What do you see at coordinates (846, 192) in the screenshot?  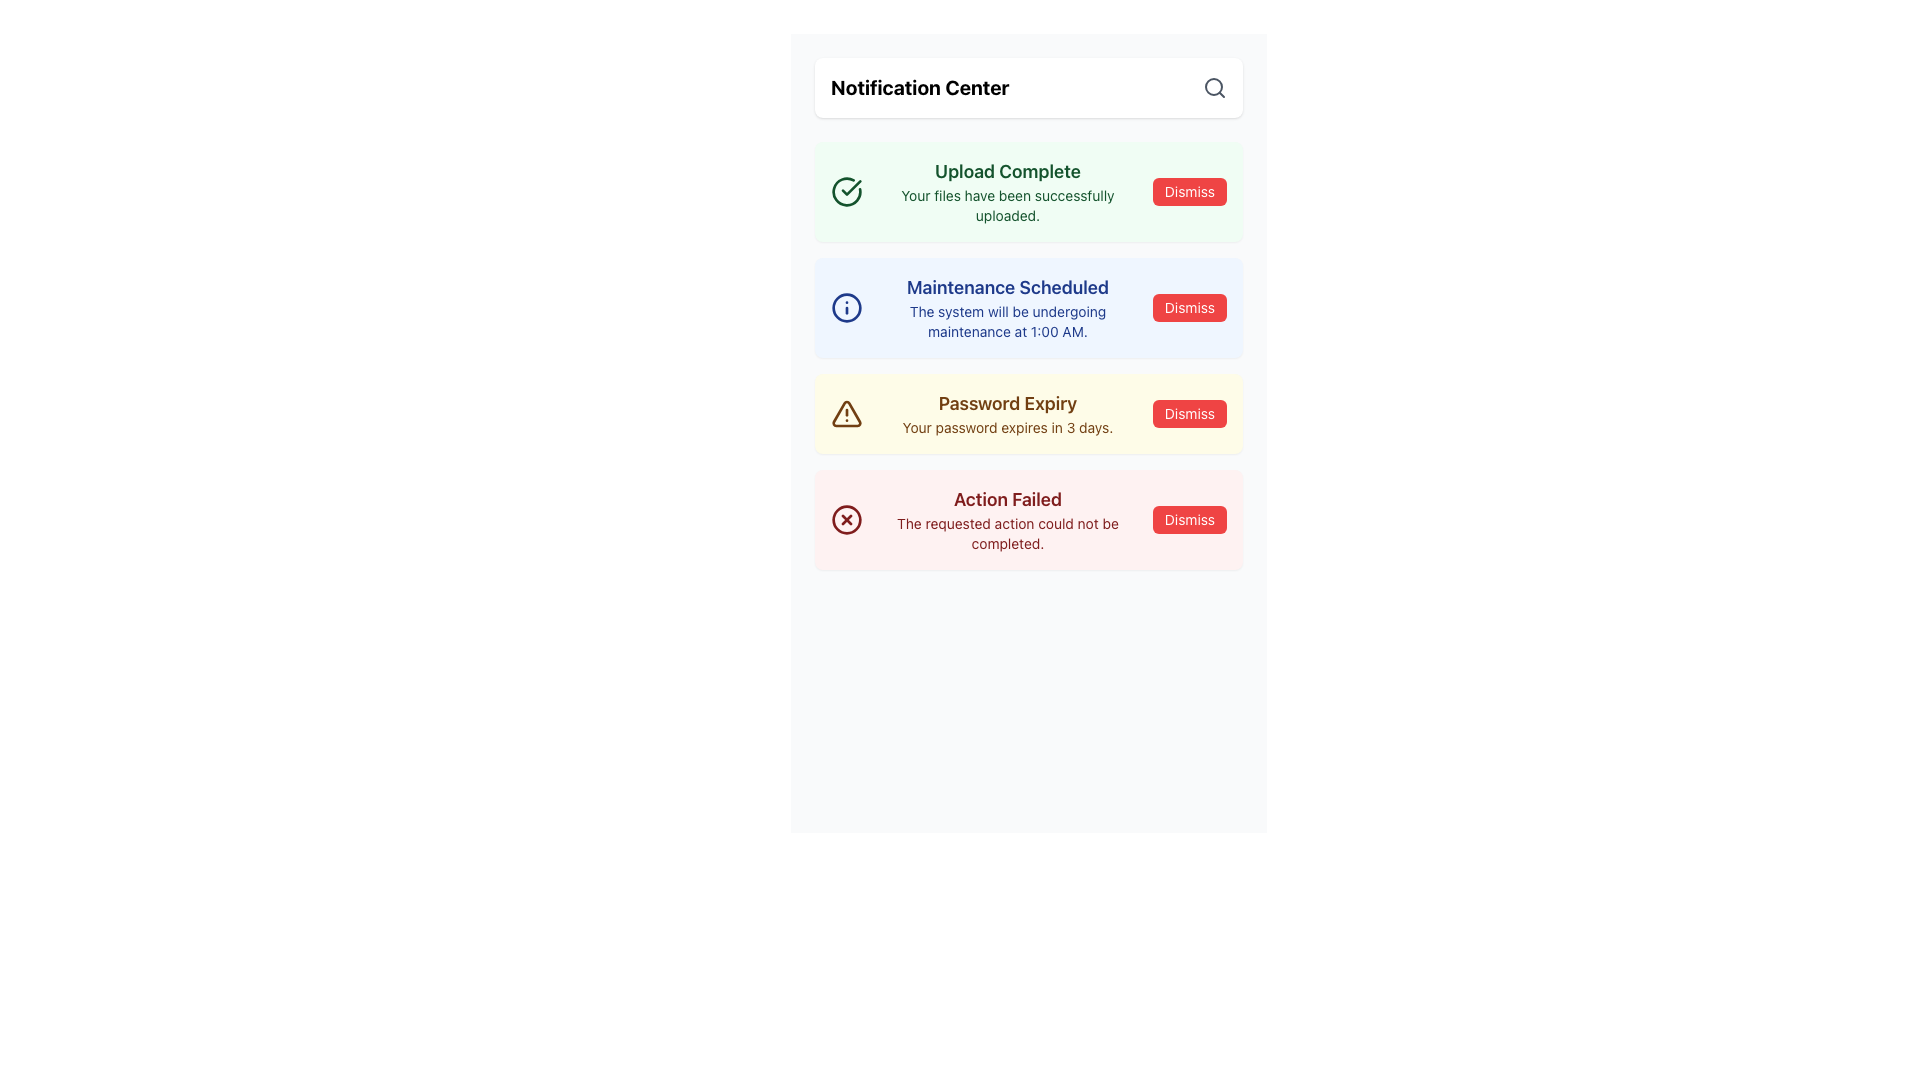 I see `the decorative icon located in the top-left corner of the 'Upload Complete' green notification card to indicate successful upload completion` at bounding box center [846, 192].